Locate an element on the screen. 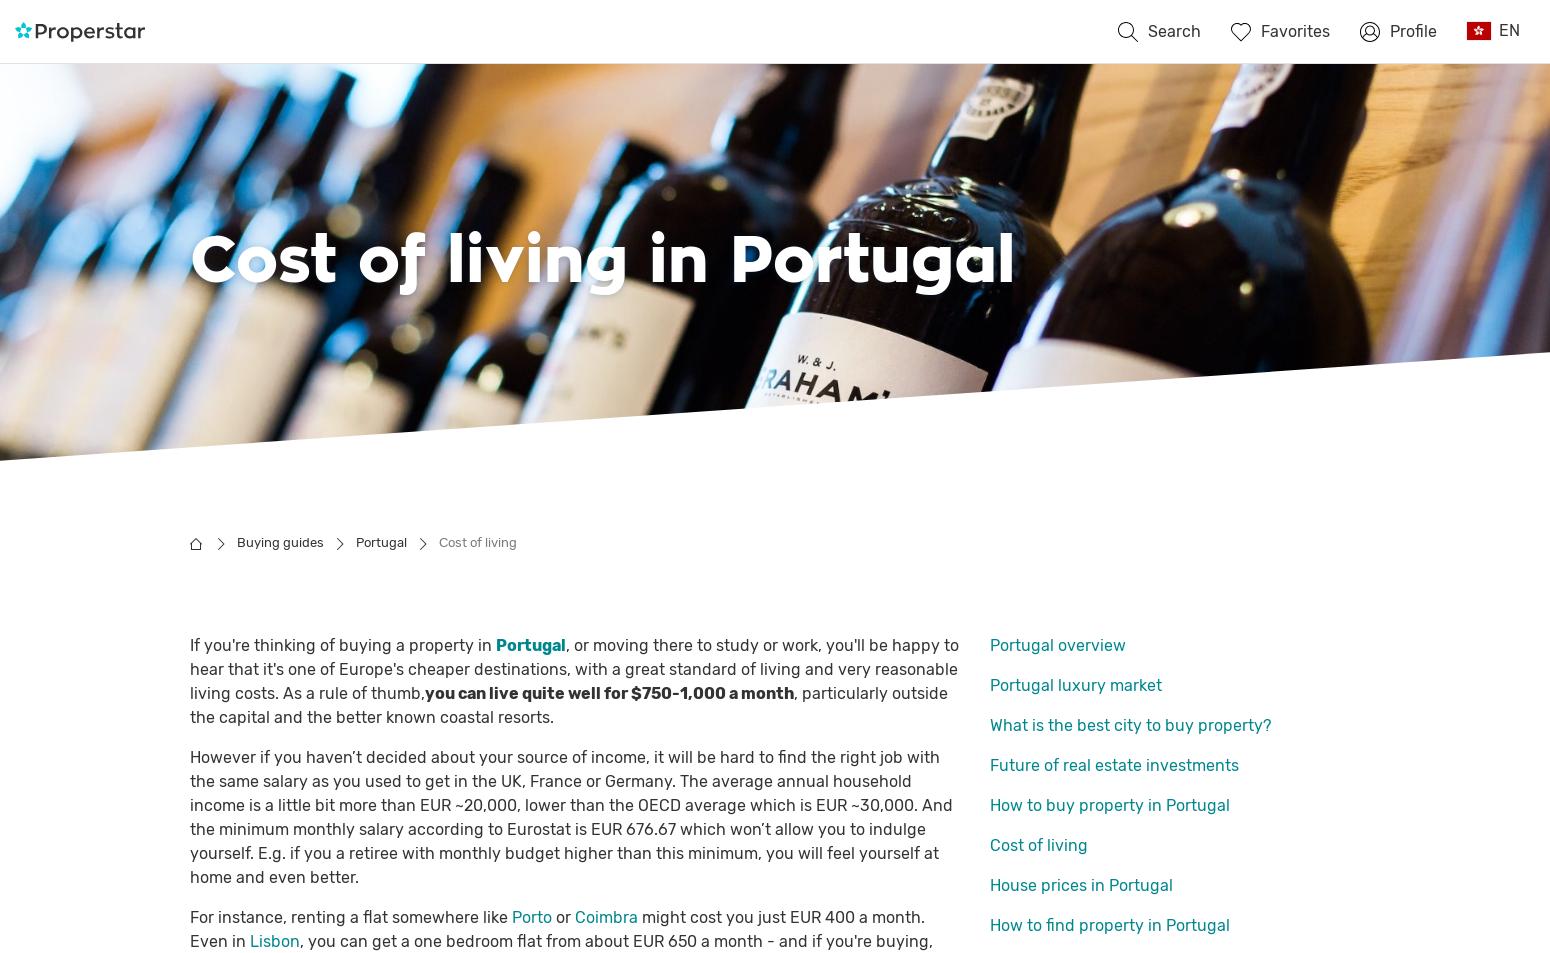 The image size is (1550, 953). 'Porto' is located at coordinates (530, 917).